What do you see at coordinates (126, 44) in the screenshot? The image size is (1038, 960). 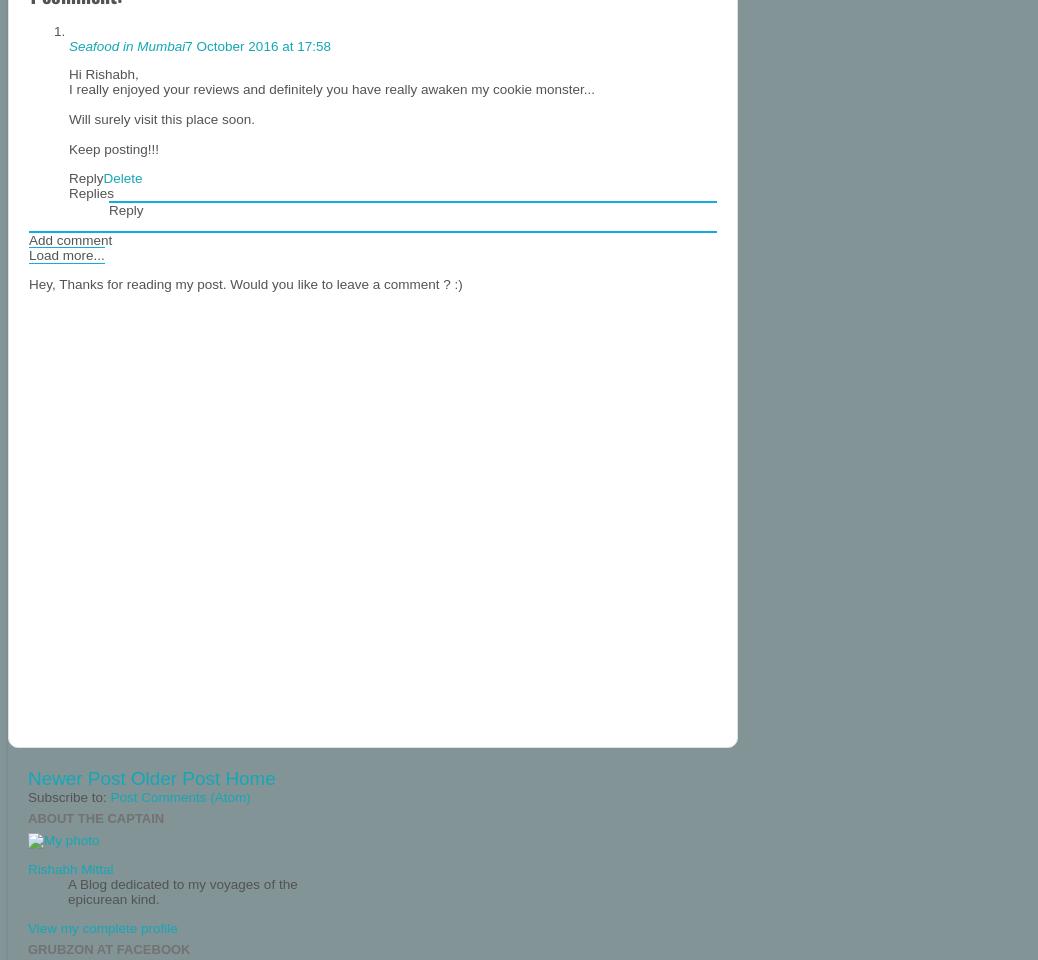 I see `'Seafood in Mumbai'` at bounding box center [126, 44].